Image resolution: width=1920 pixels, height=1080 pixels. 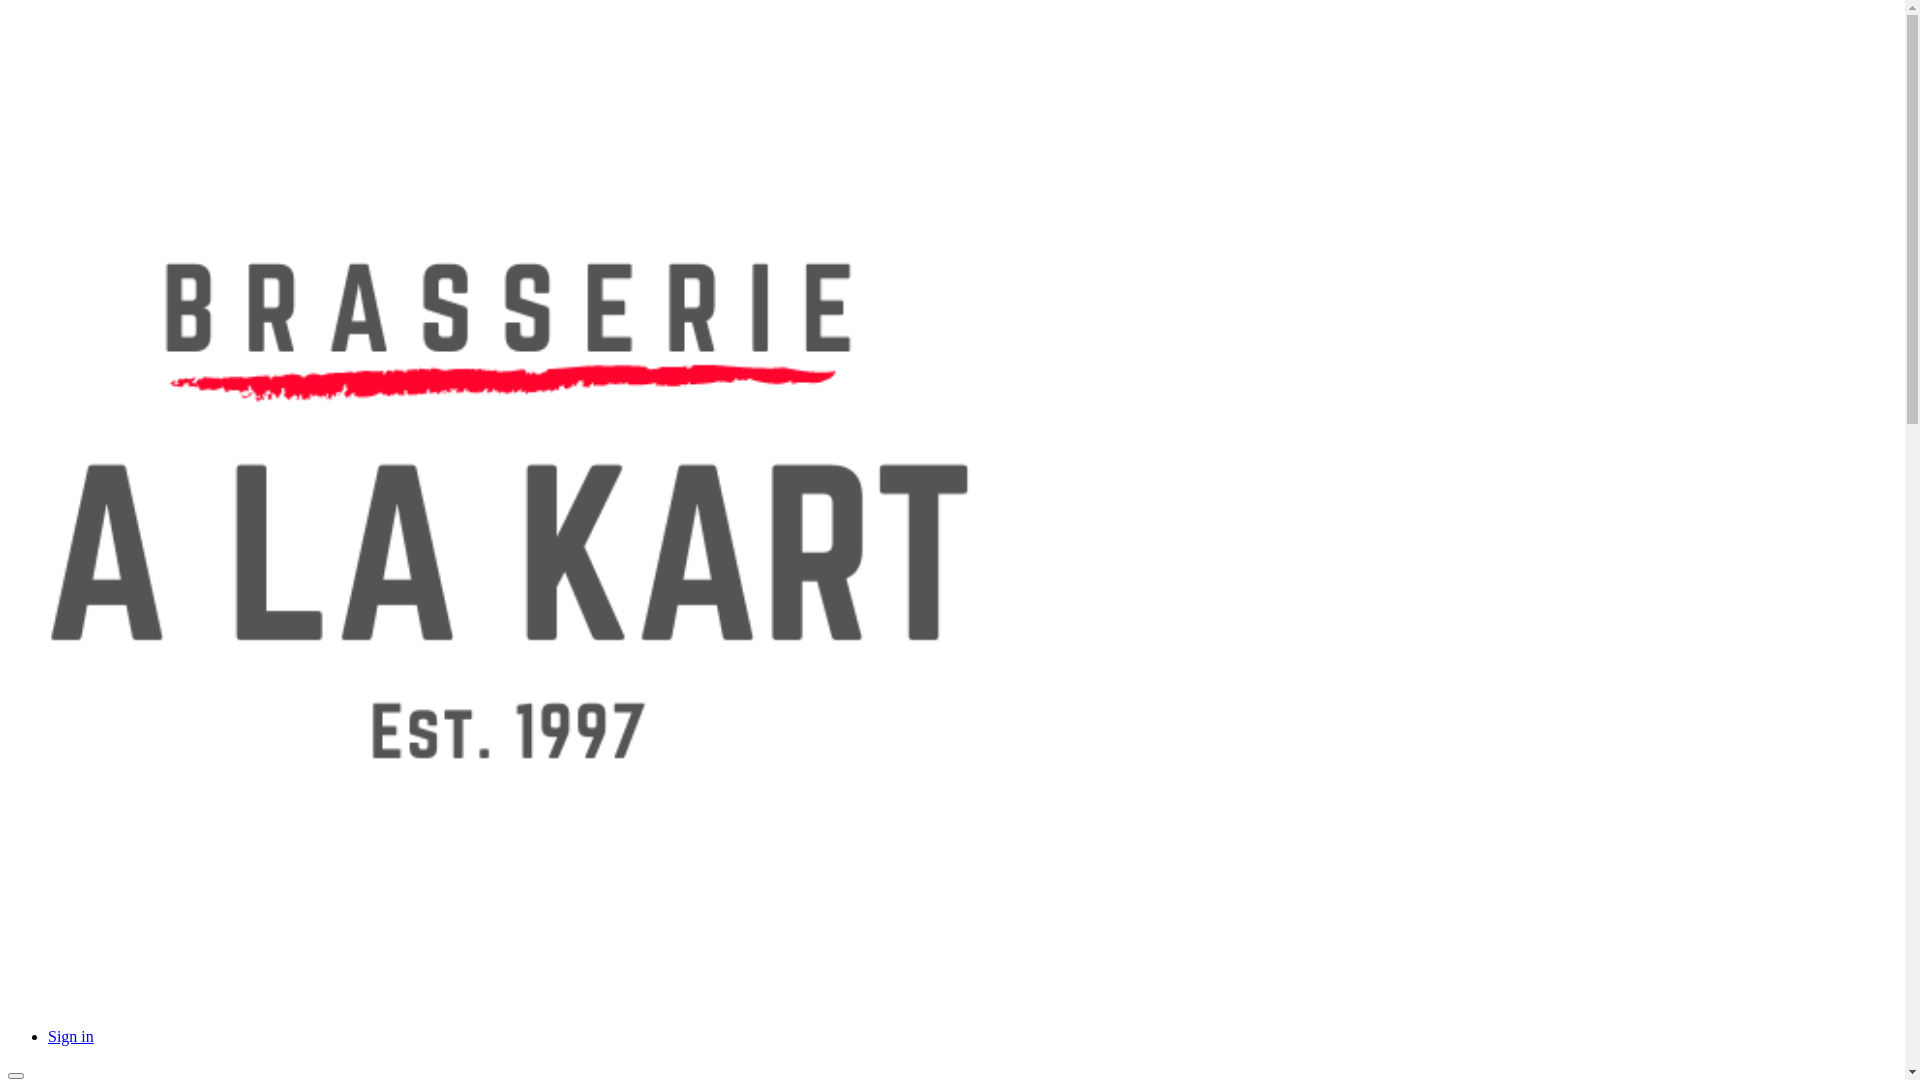 I want to click on 'Sign in', so click(x=71, y=1035).